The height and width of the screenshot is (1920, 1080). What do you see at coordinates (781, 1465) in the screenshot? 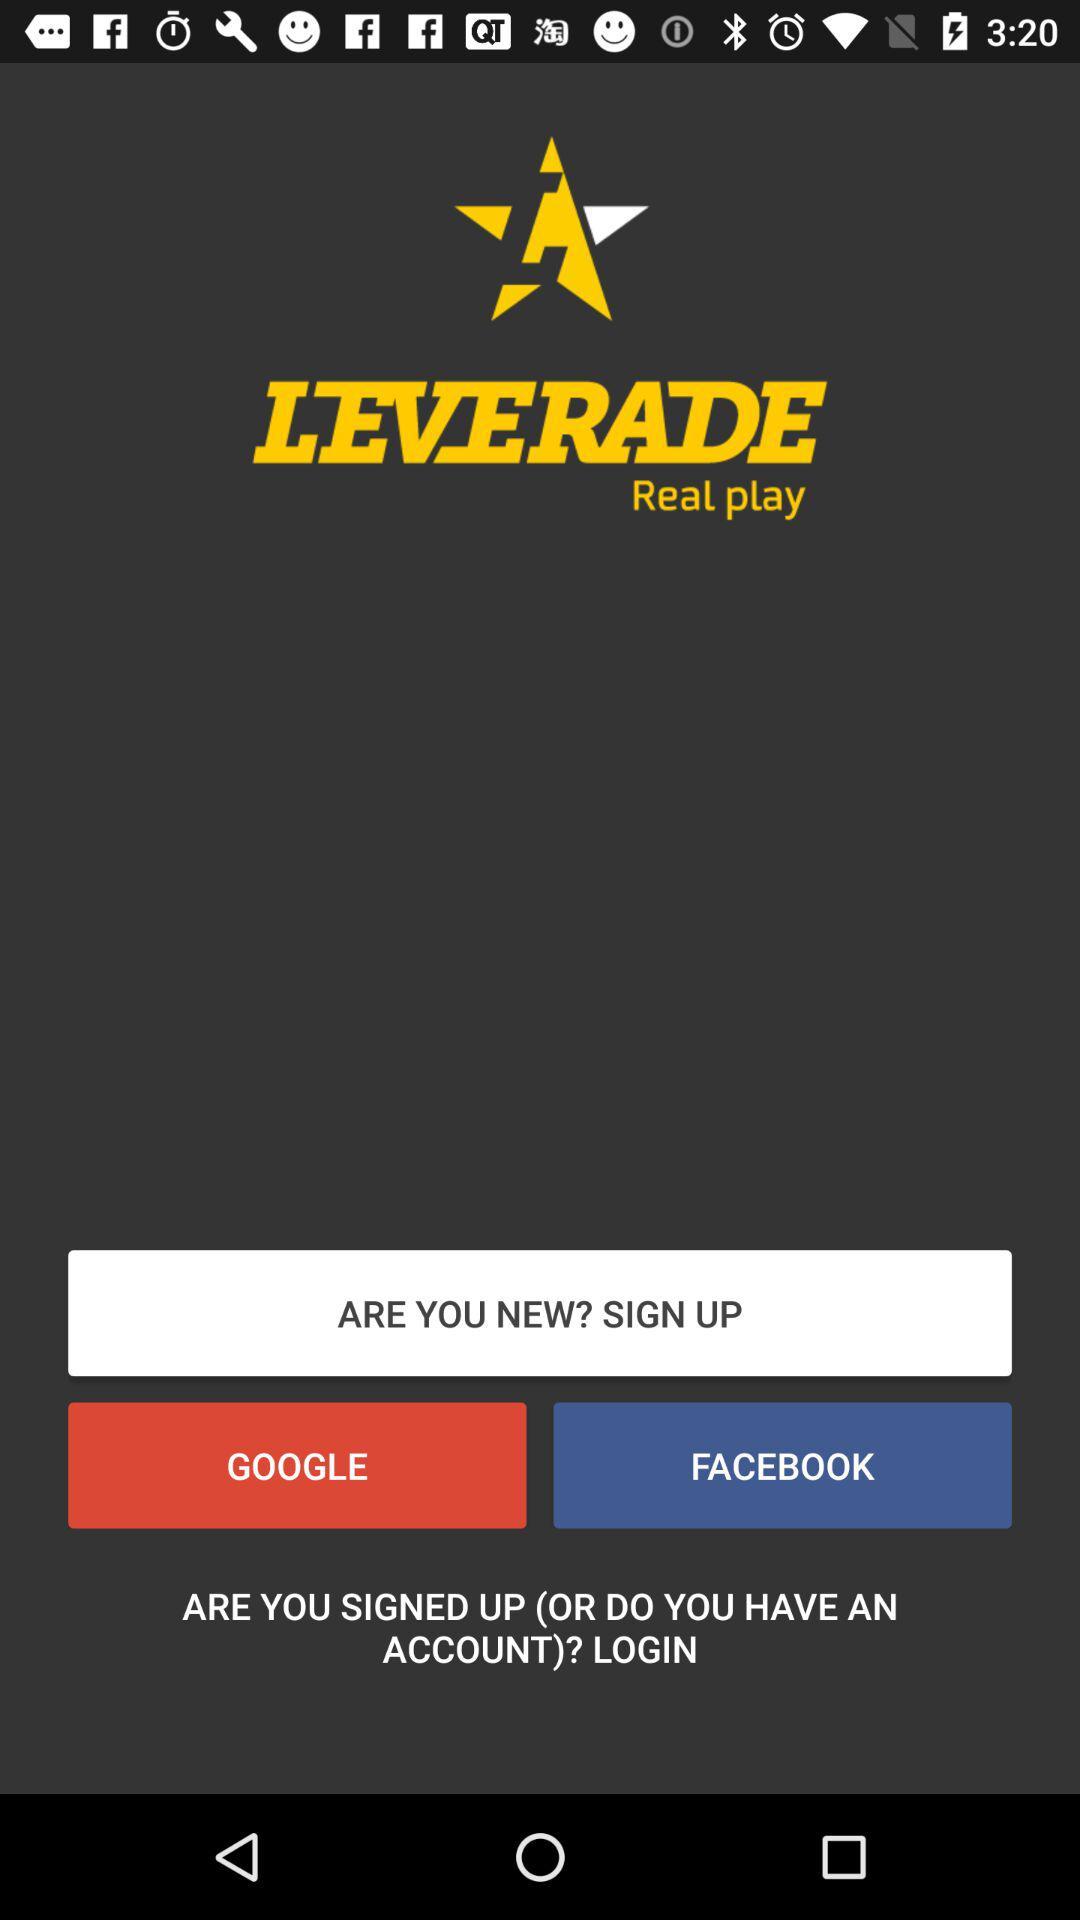
I see `the facebook` at bounding box center [781, 1465].